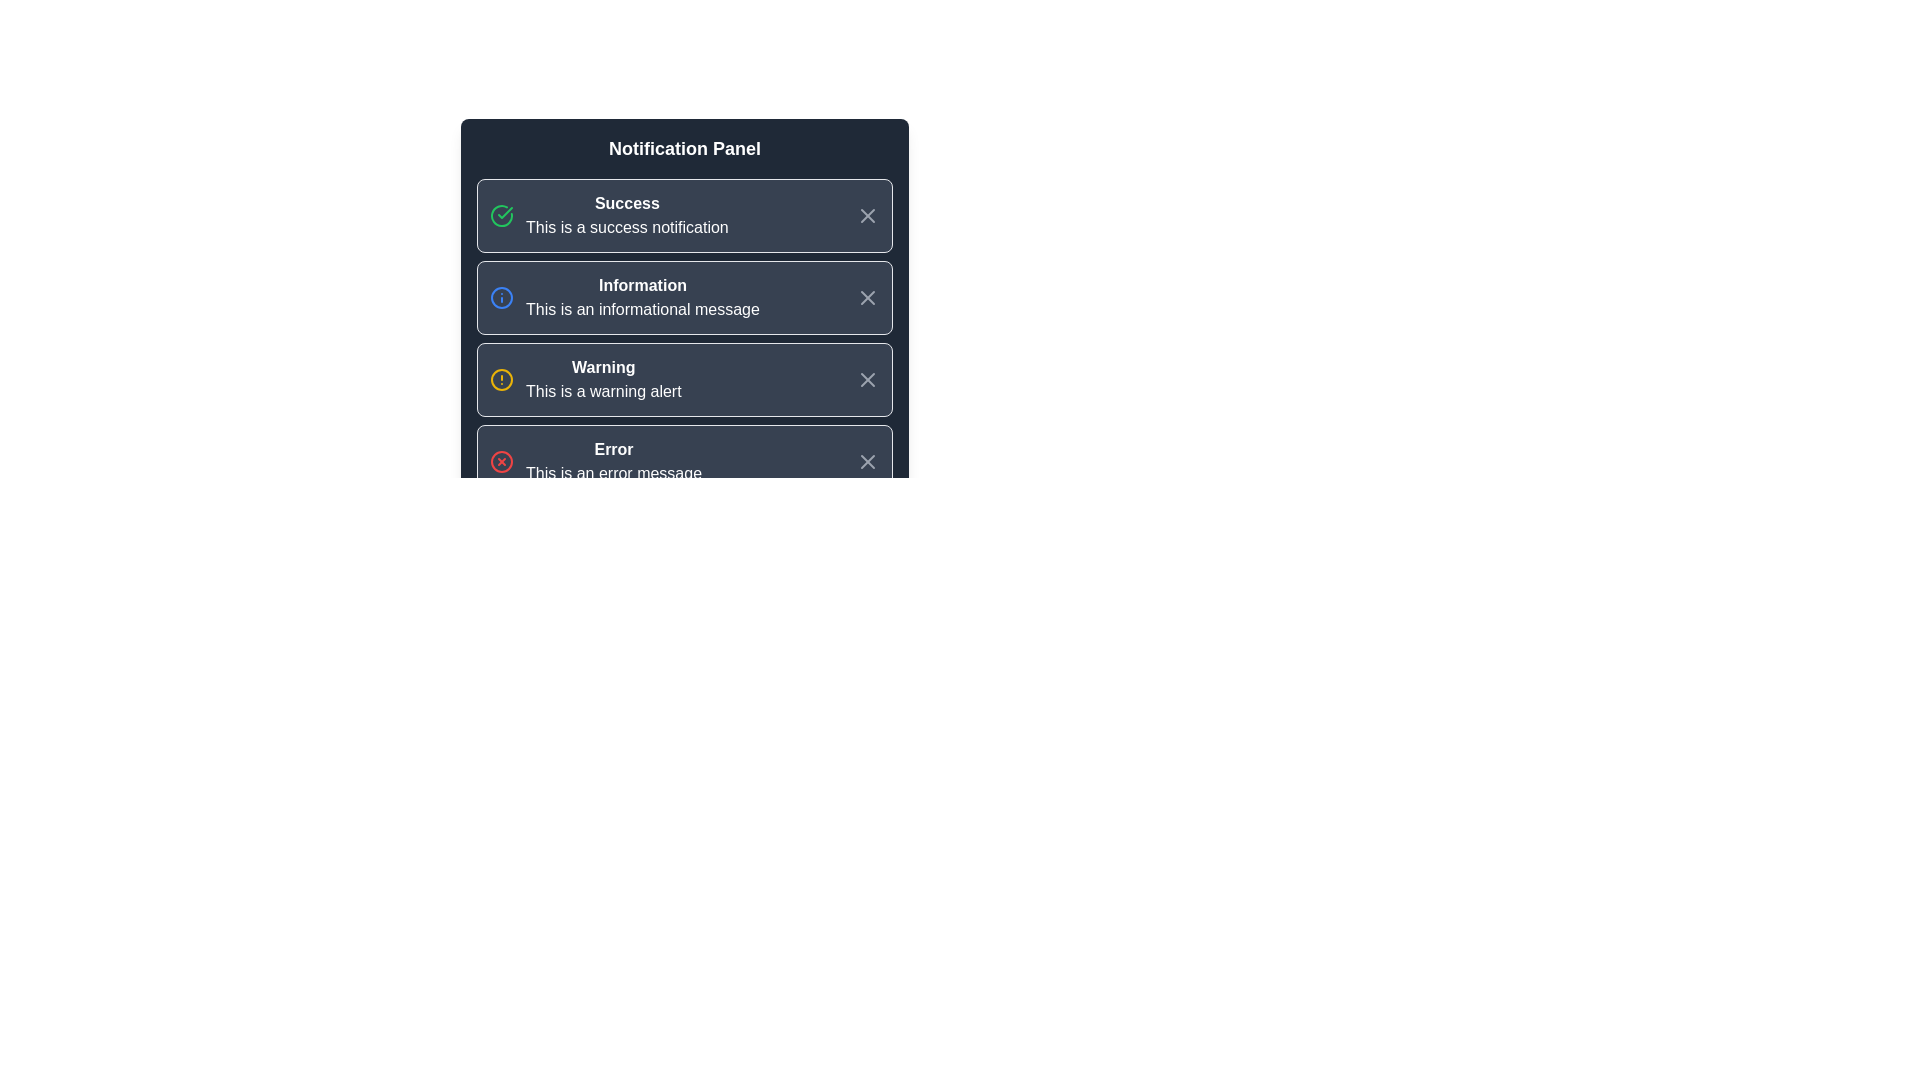 Image resolution: width=1920 pixels, height=1080 pixels. I want to click on the warning icon located beside the 'Warning' label in the third row of the notification list, so click(502, 380).